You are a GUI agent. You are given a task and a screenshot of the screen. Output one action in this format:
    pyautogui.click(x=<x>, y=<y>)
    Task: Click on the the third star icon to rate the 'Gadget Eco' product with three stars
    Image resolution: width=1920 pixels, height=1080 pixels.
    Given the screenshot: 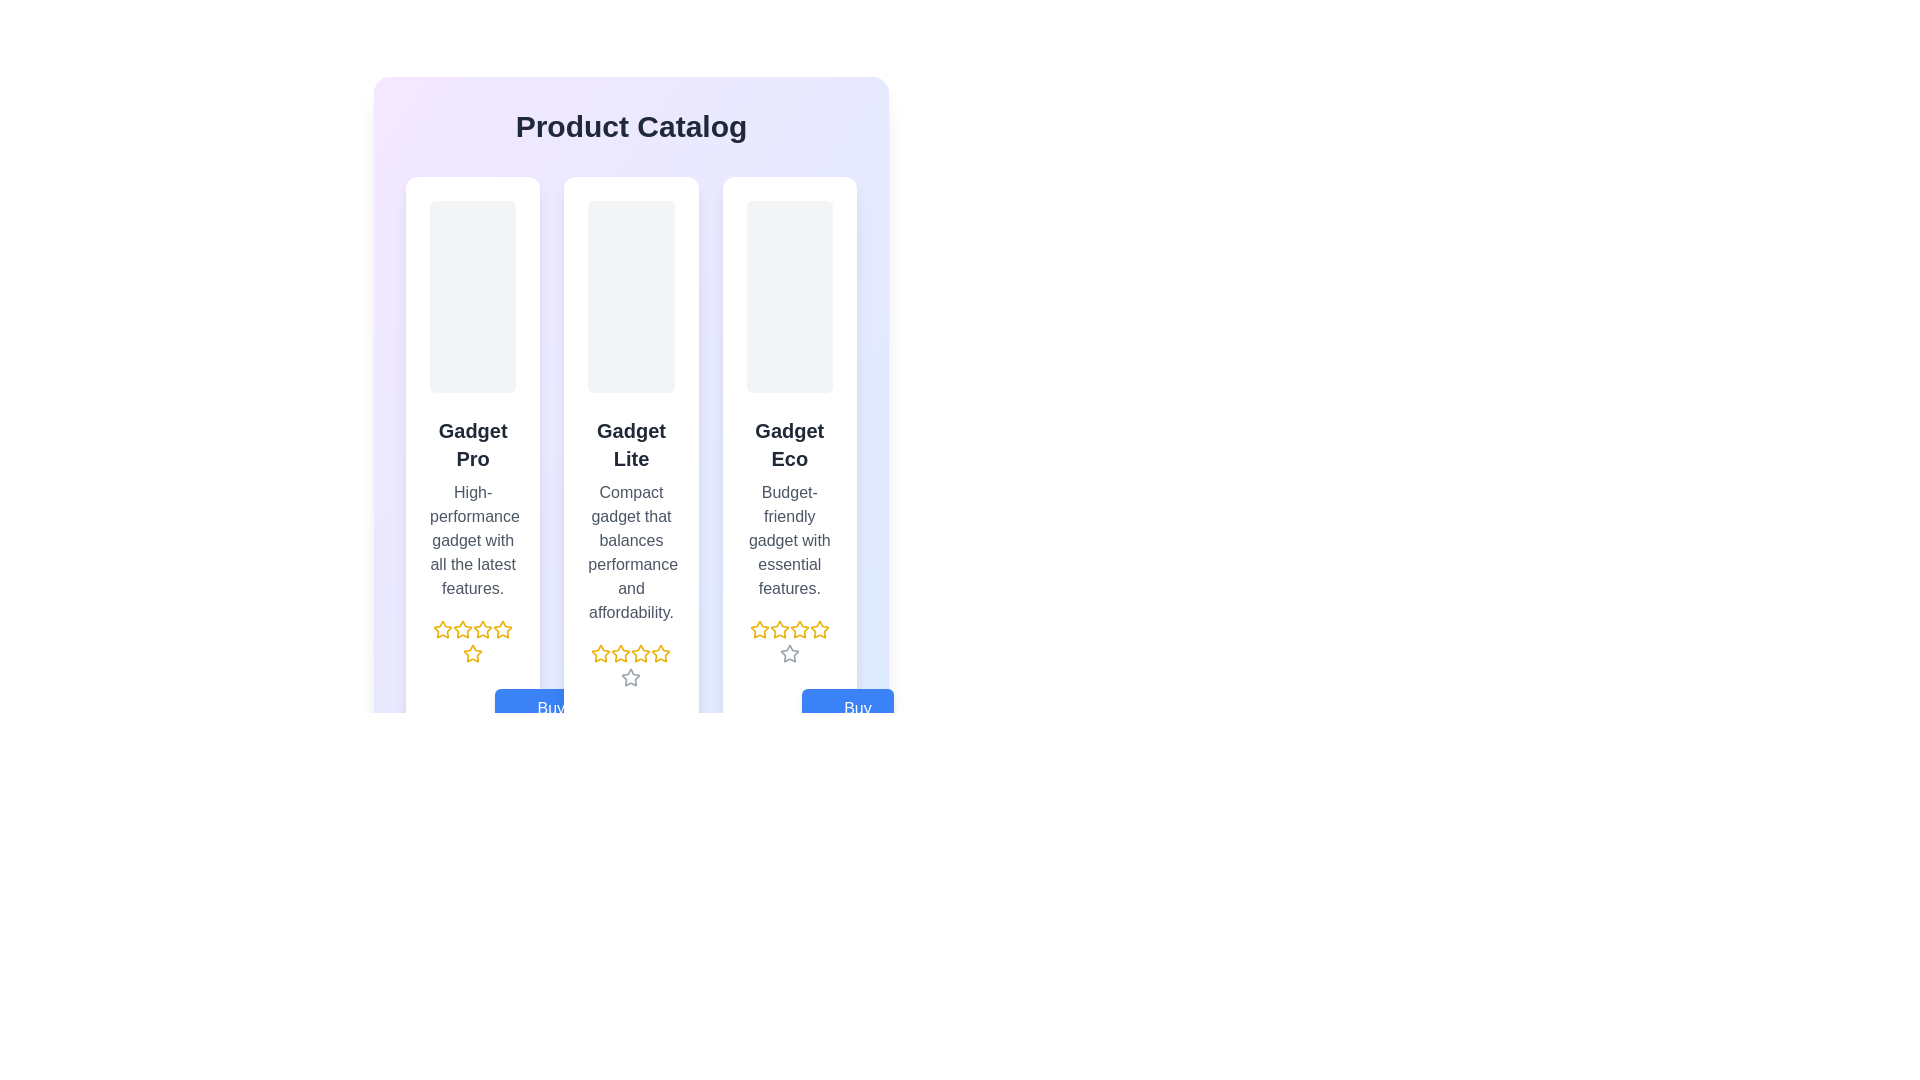 What is the action you would take?
    pyautogui.click(x=778, y=628)
    